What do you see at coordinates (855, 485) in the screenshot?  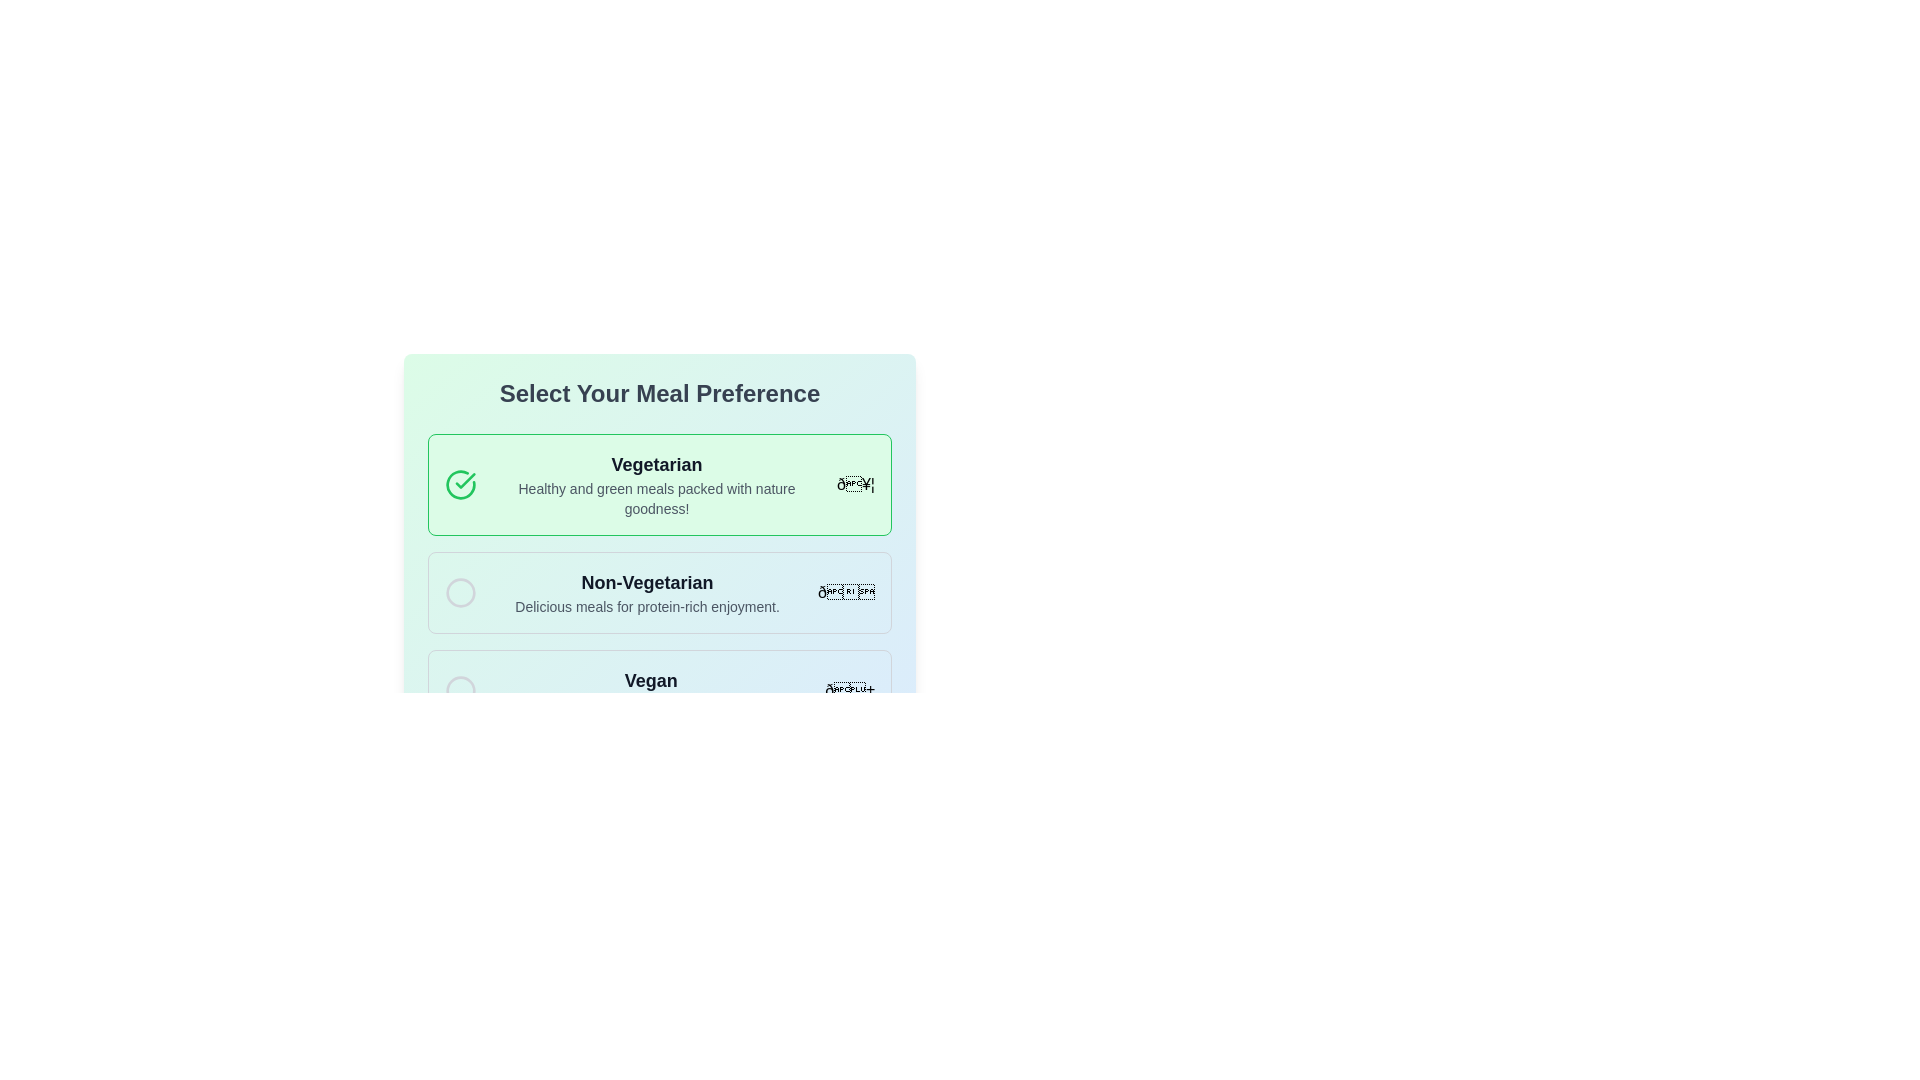 I see `the small emoji-like graphic located at the far-right side of the 'Vegetarian' section within the 'Select Your Meal Preference' menu` at bounding box center [855, 485].